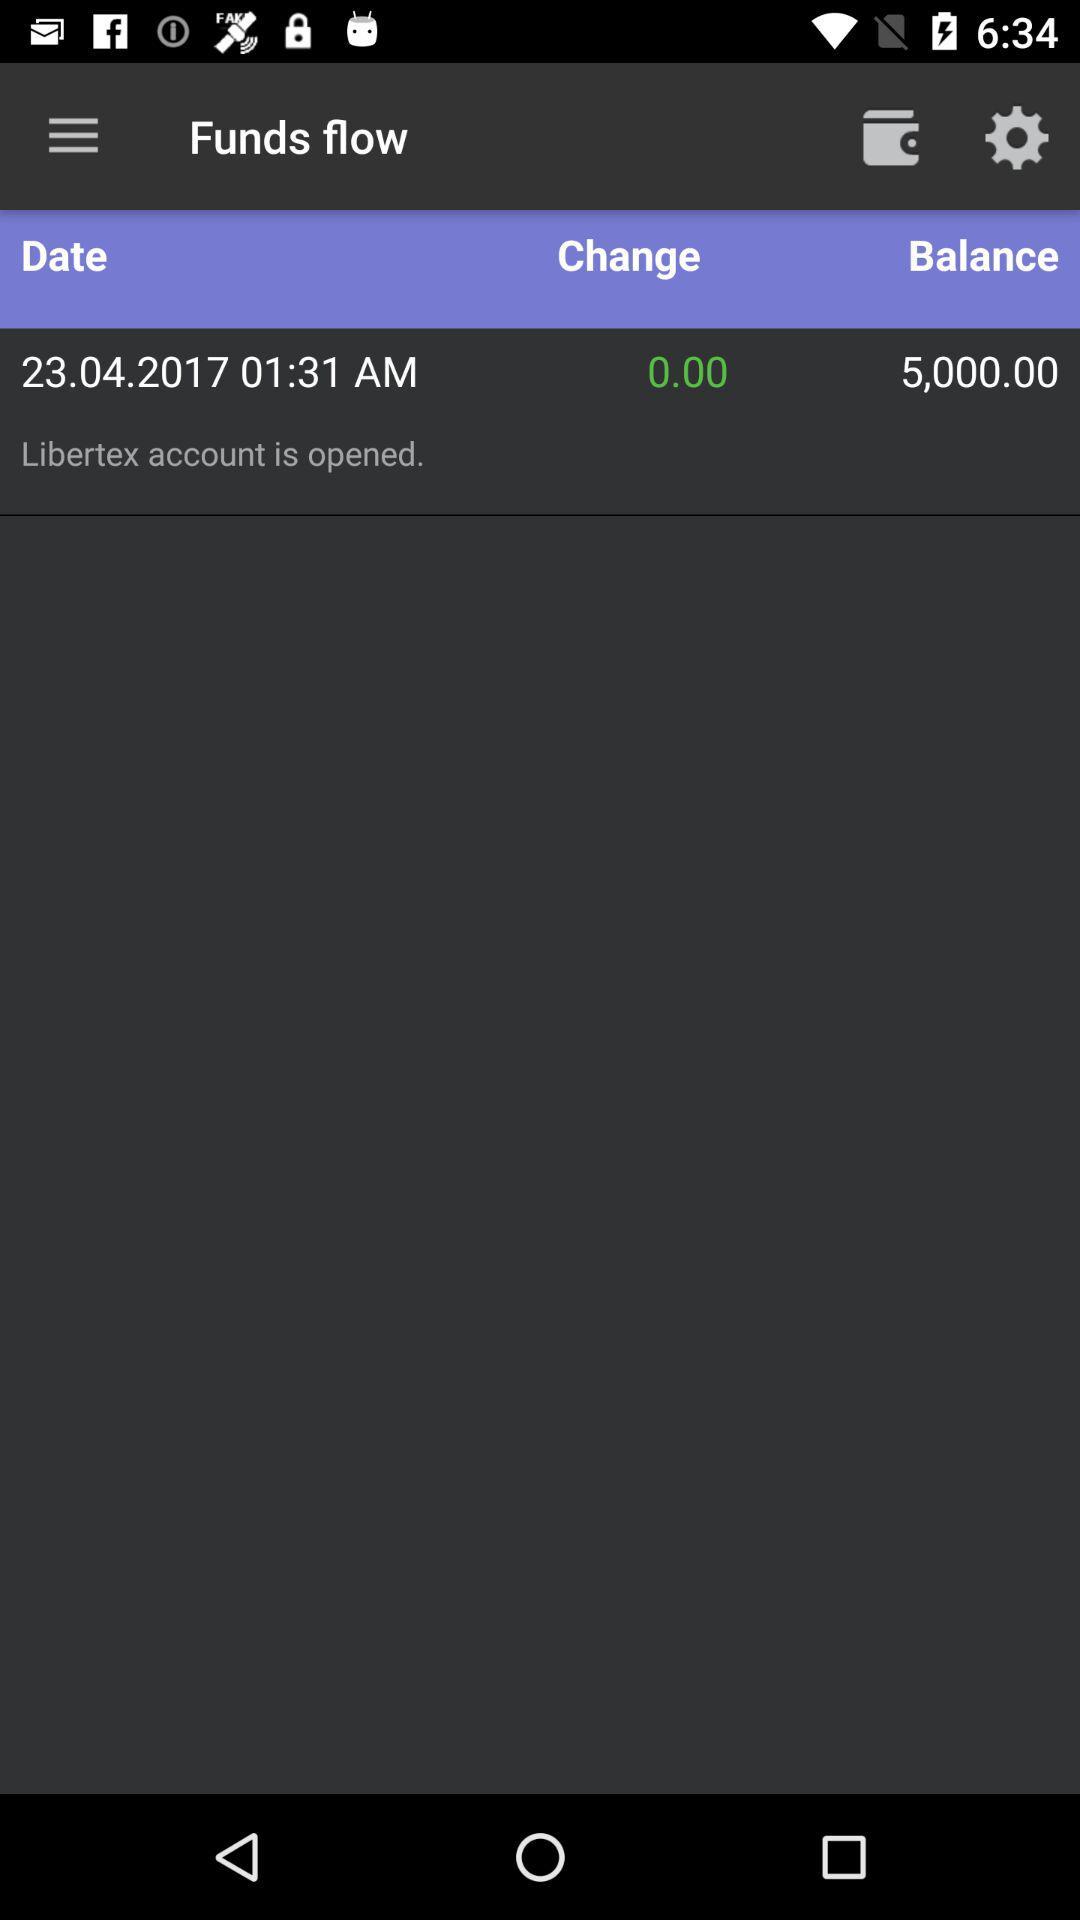 Image resolution: width=1080 pixels, height=1920 pixels. I want to click on the item to the right of the funds flow icon, so click(890, 135).